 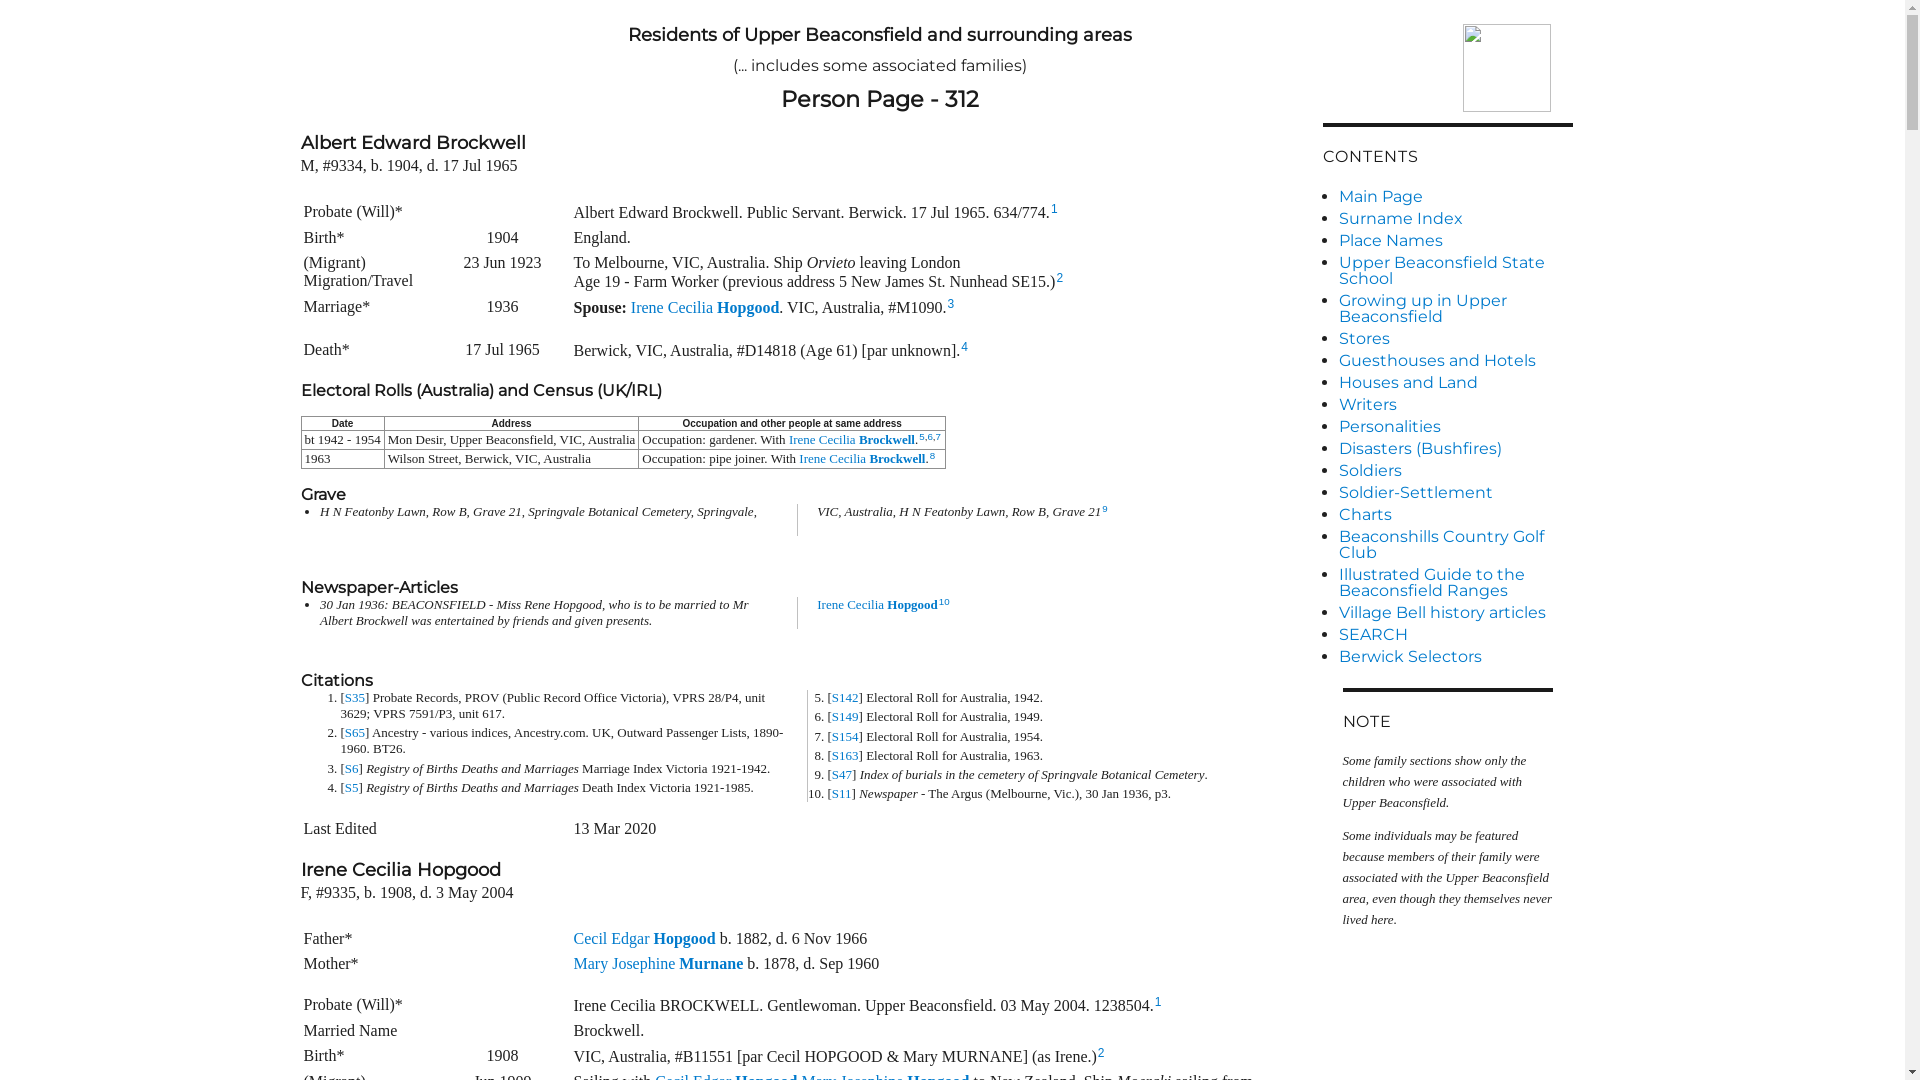 I want to click on 'S149', so click(x=831, y=715).